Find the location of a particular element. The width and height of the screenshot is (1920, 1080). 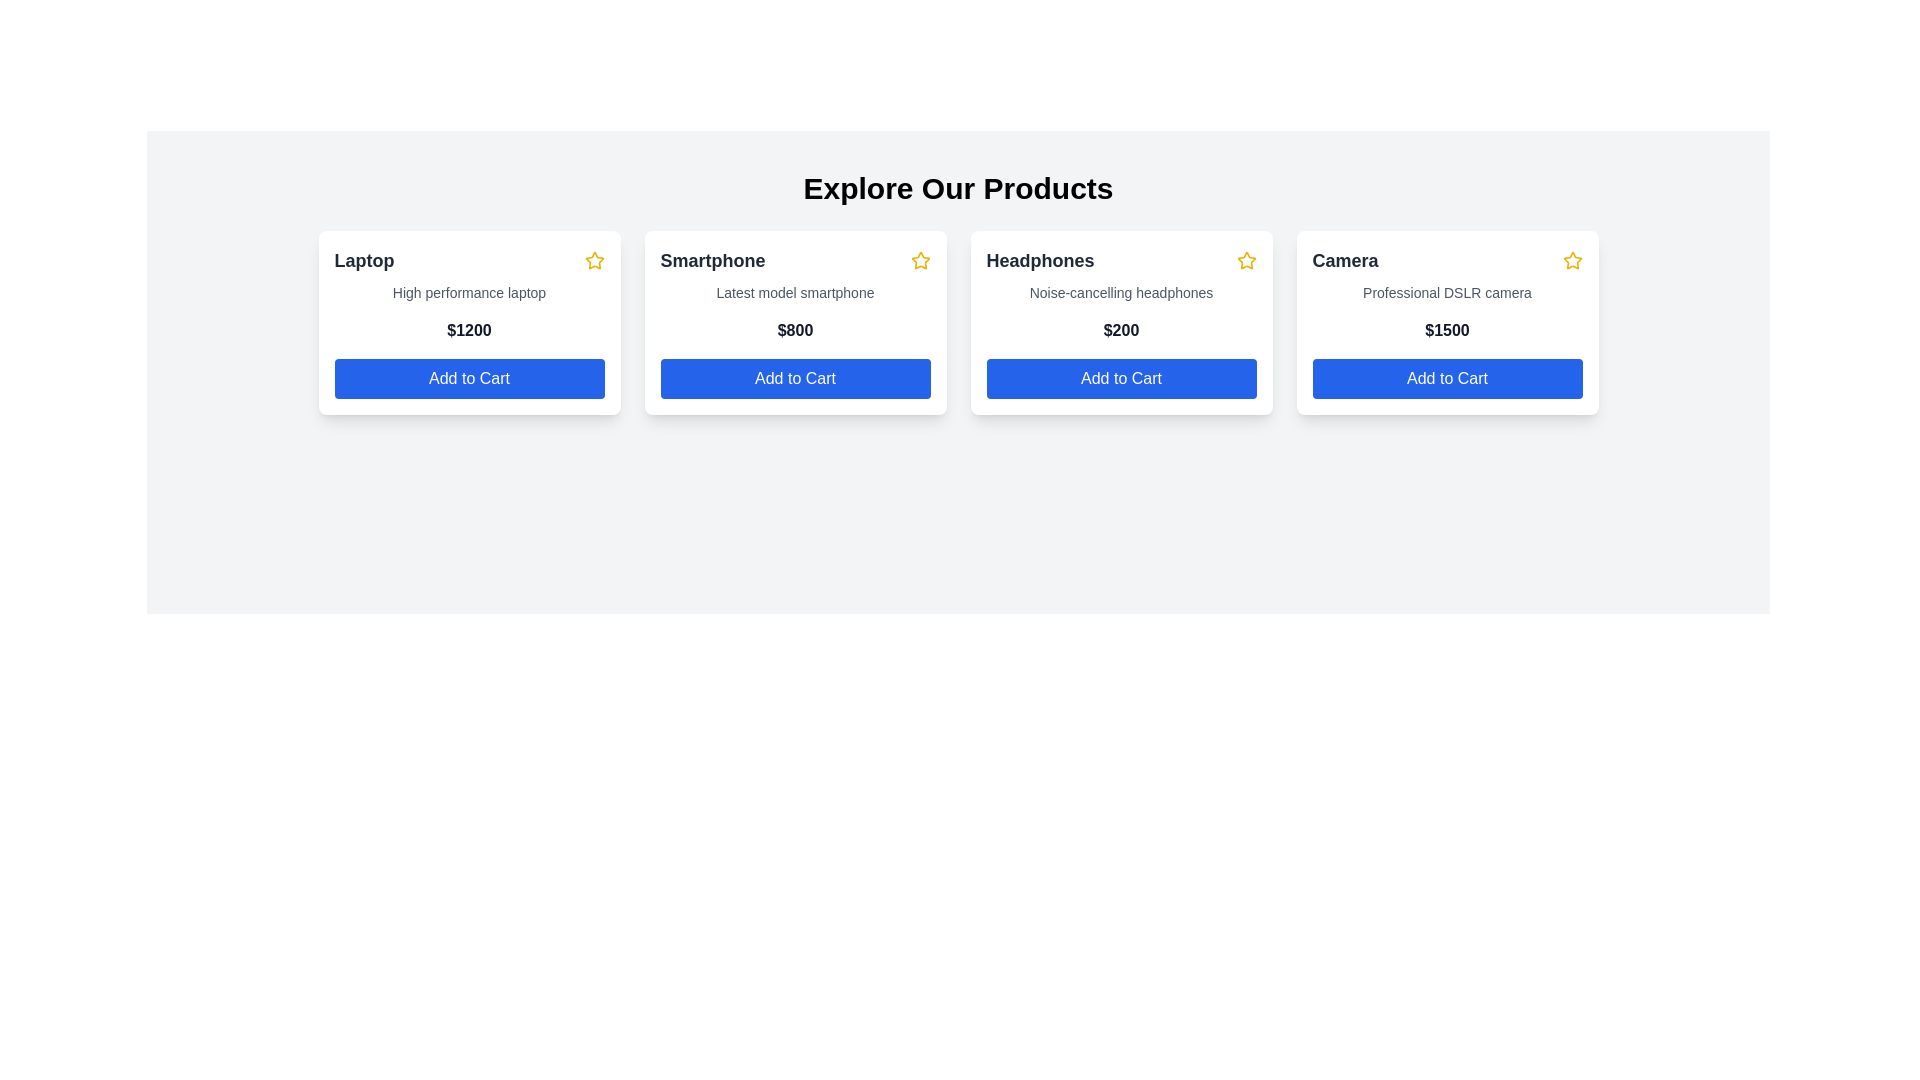

text label that displays 'Smartphone' in bold, large font at the top center of the second product card from the left is located at coordinates (713, 260).